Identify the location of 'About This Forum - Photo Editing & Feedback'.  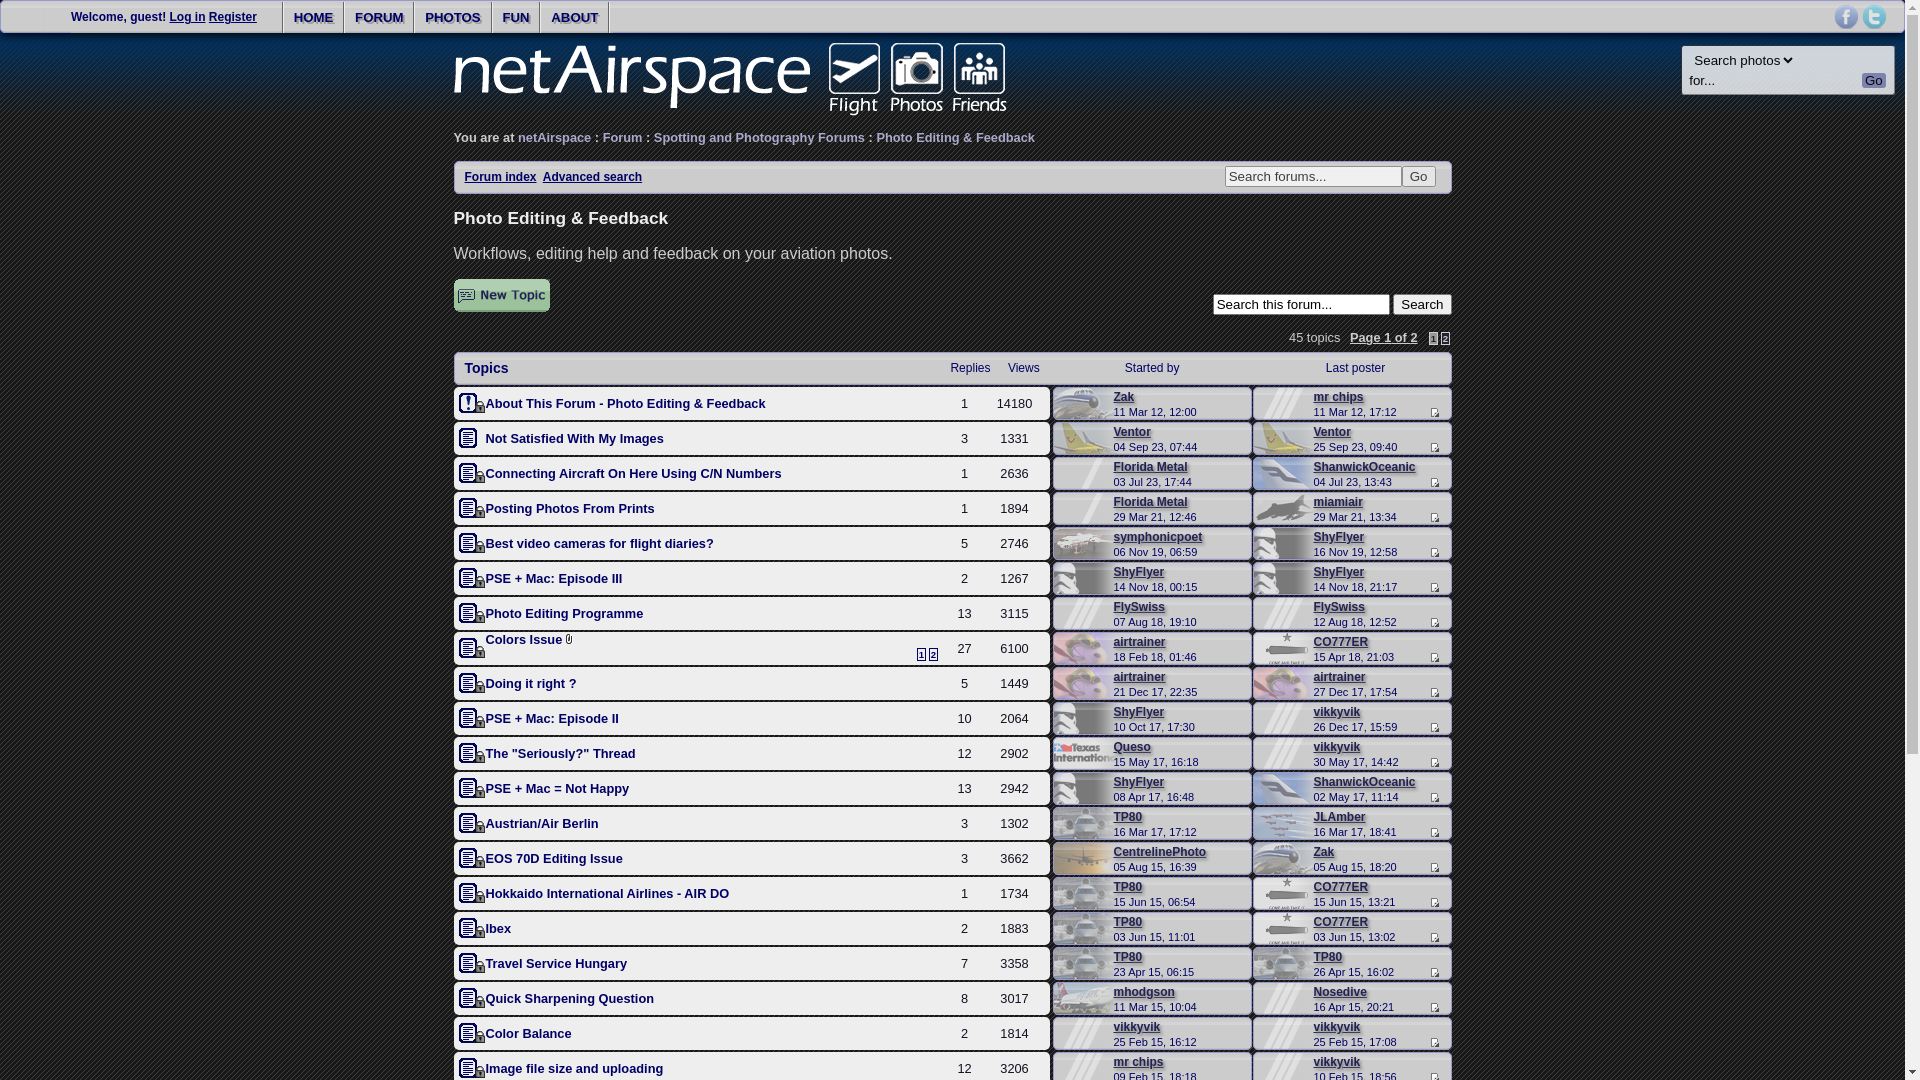
(485, 403).